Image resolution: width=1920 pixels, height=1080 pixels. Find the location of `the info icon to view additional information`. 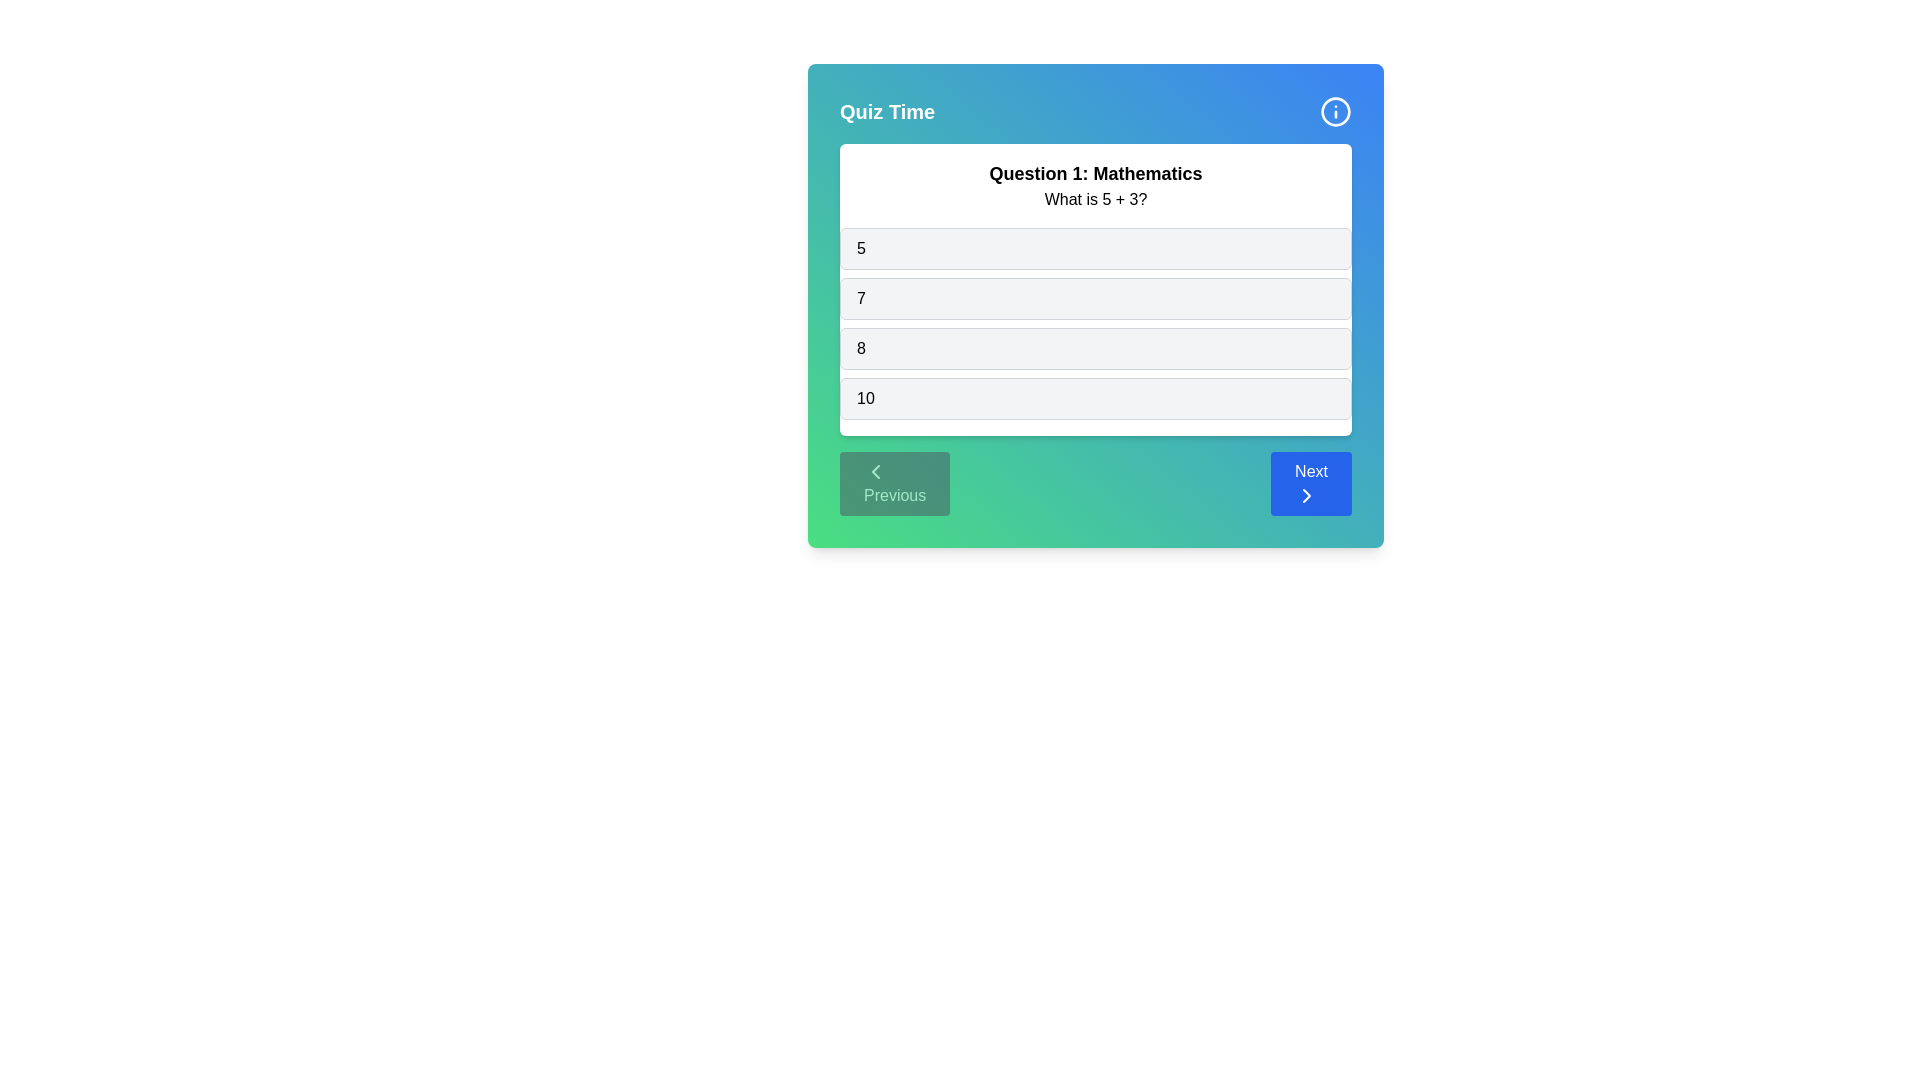

the info icon to view additional information is located at coordinates (1335, 111).